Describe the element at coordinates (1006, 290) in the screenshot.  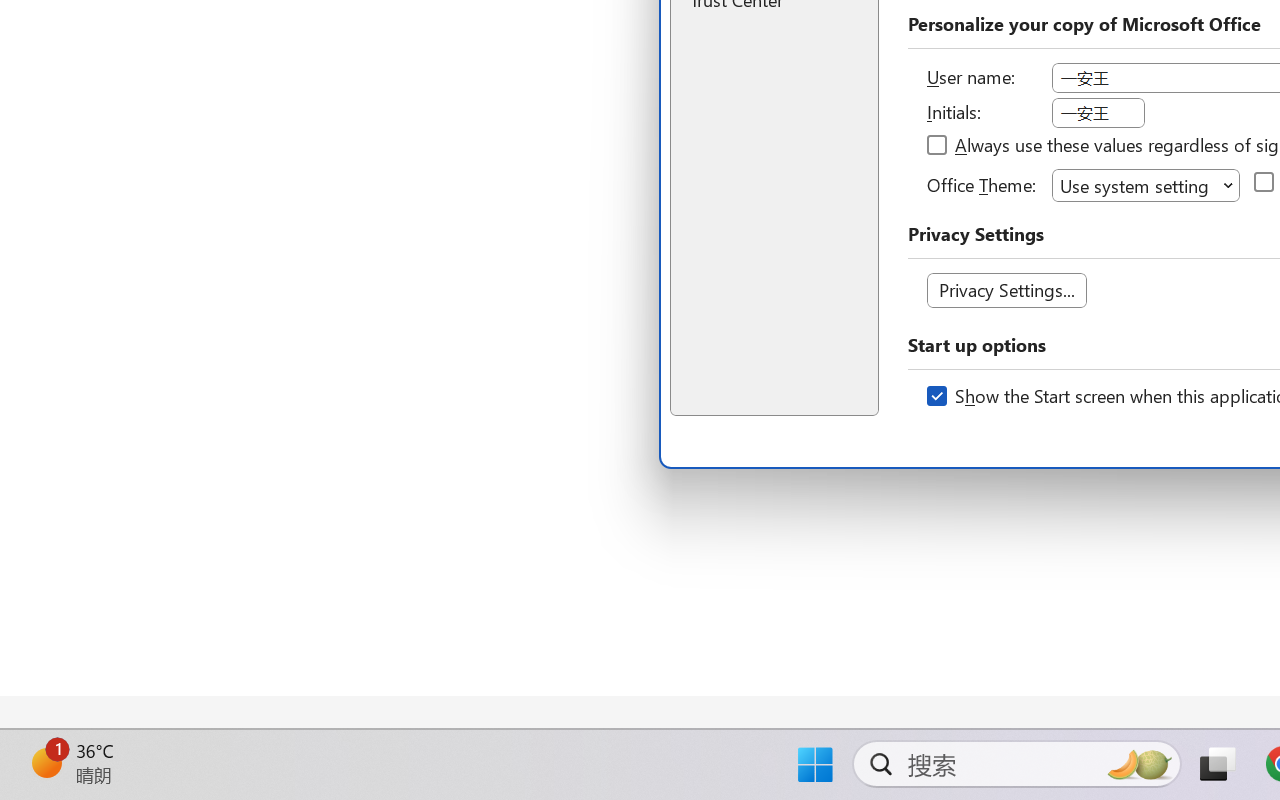
I see `'Privacy Settings...'` at that location.